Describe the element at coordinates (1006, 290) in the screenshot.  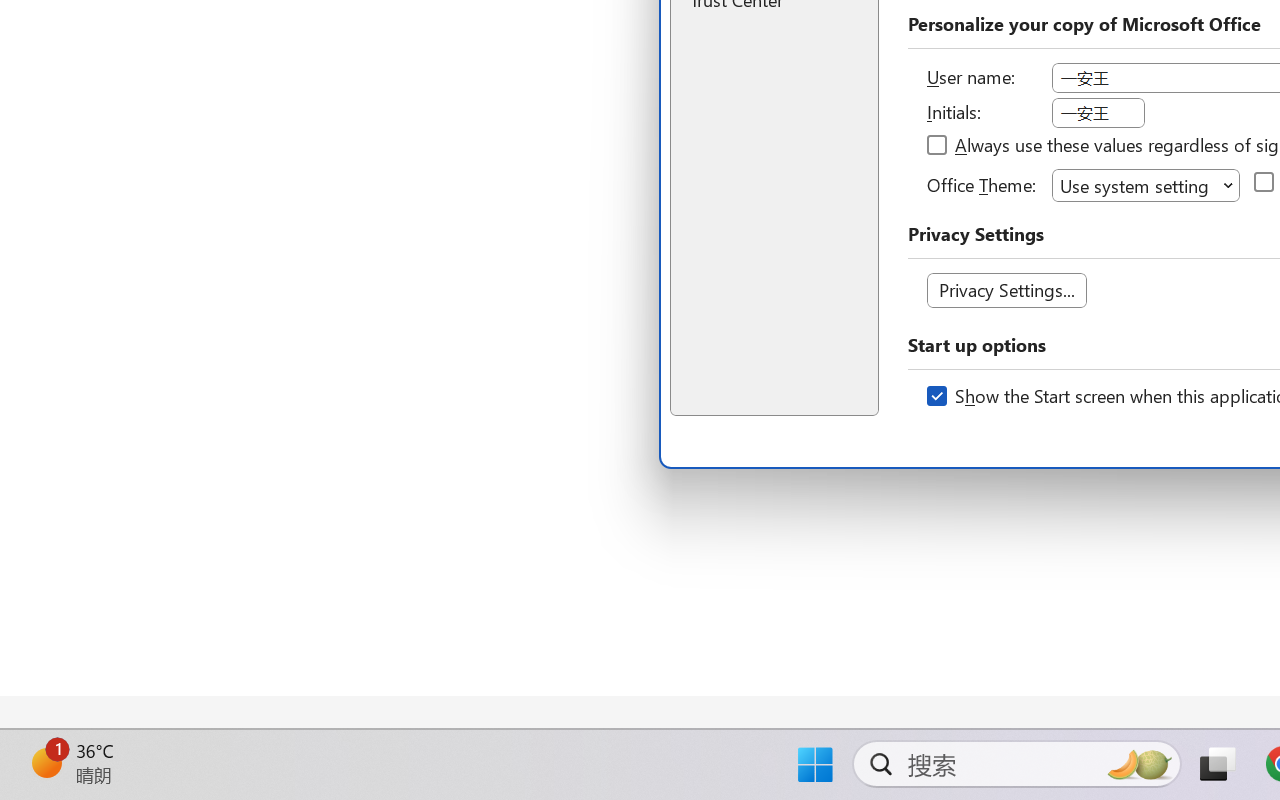
I see `'Privacy Settings...'` at that location.